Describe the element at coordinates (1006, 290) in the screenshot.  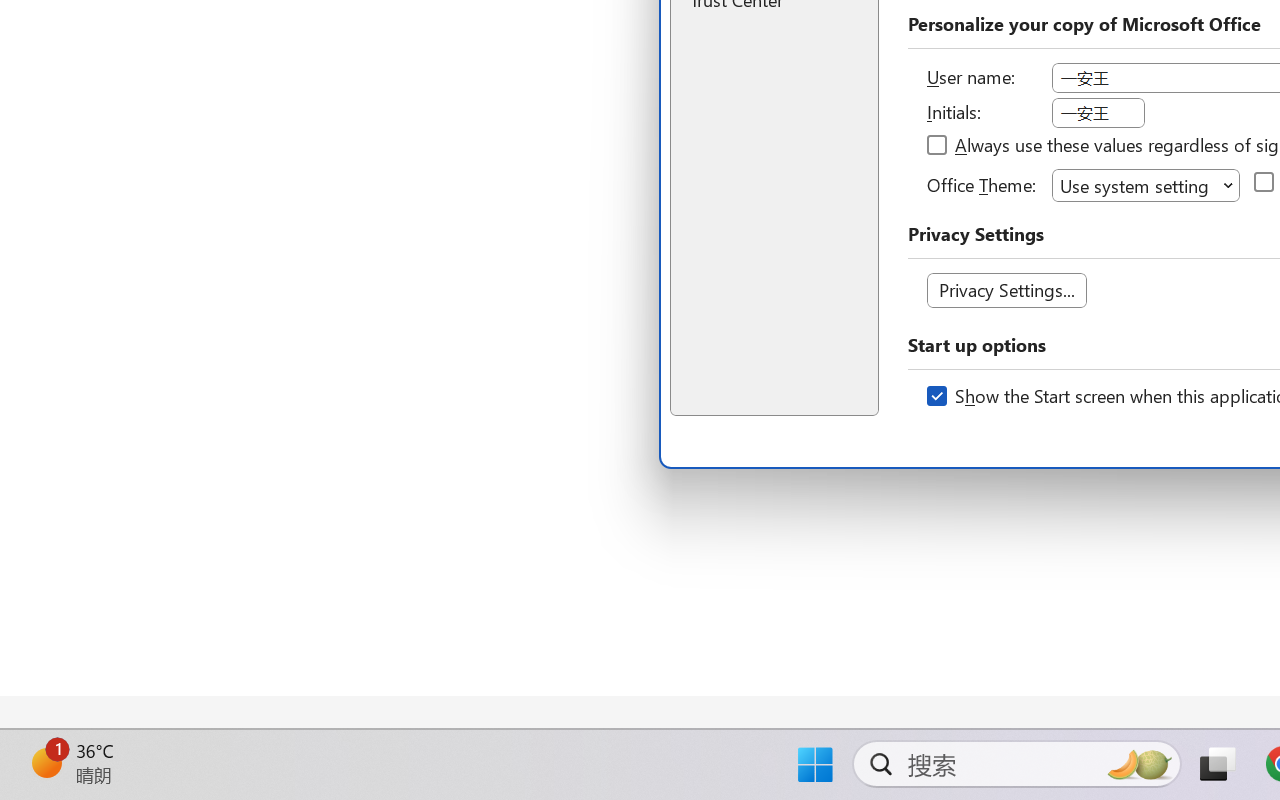
I see `'Privacy Settings...'` at that location.